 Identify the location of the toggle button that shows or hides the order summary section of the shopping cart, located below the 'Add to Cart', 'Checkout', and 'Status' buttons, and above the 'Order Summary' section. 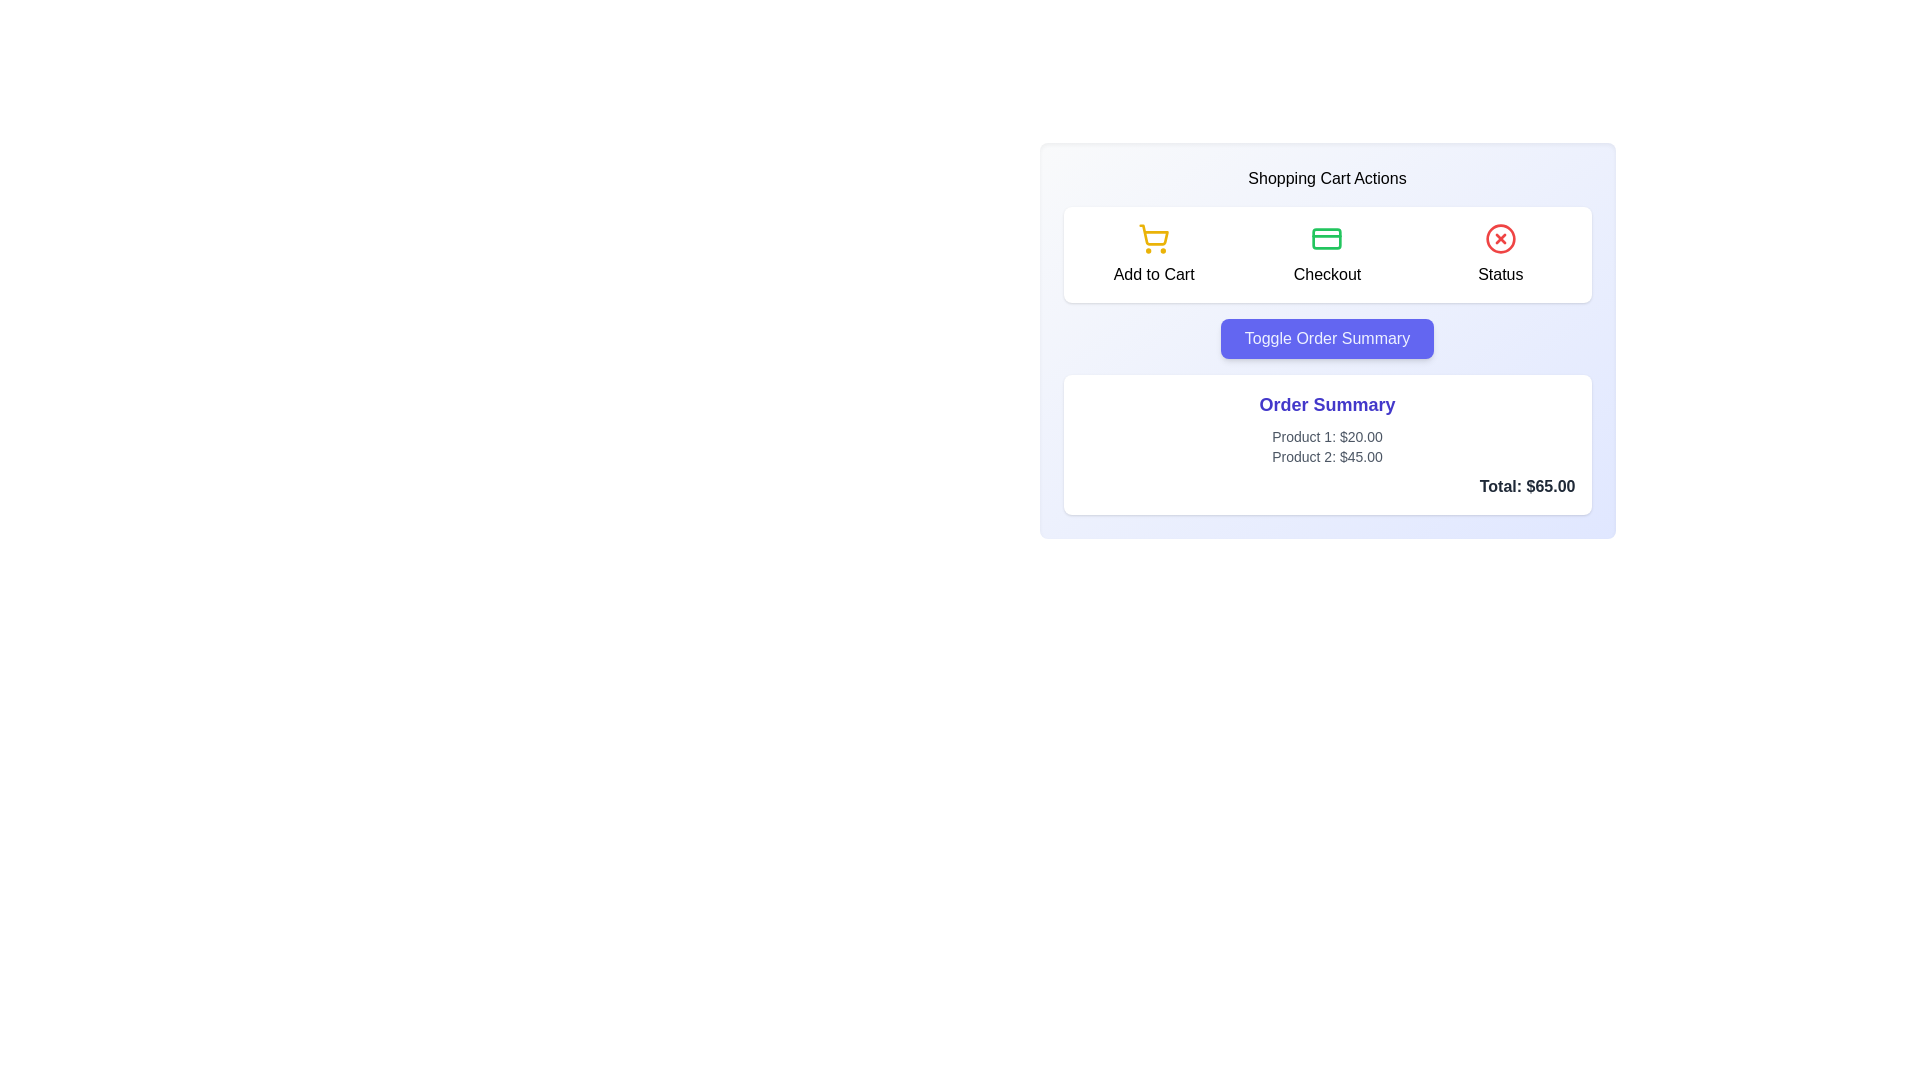
(1327, 338).